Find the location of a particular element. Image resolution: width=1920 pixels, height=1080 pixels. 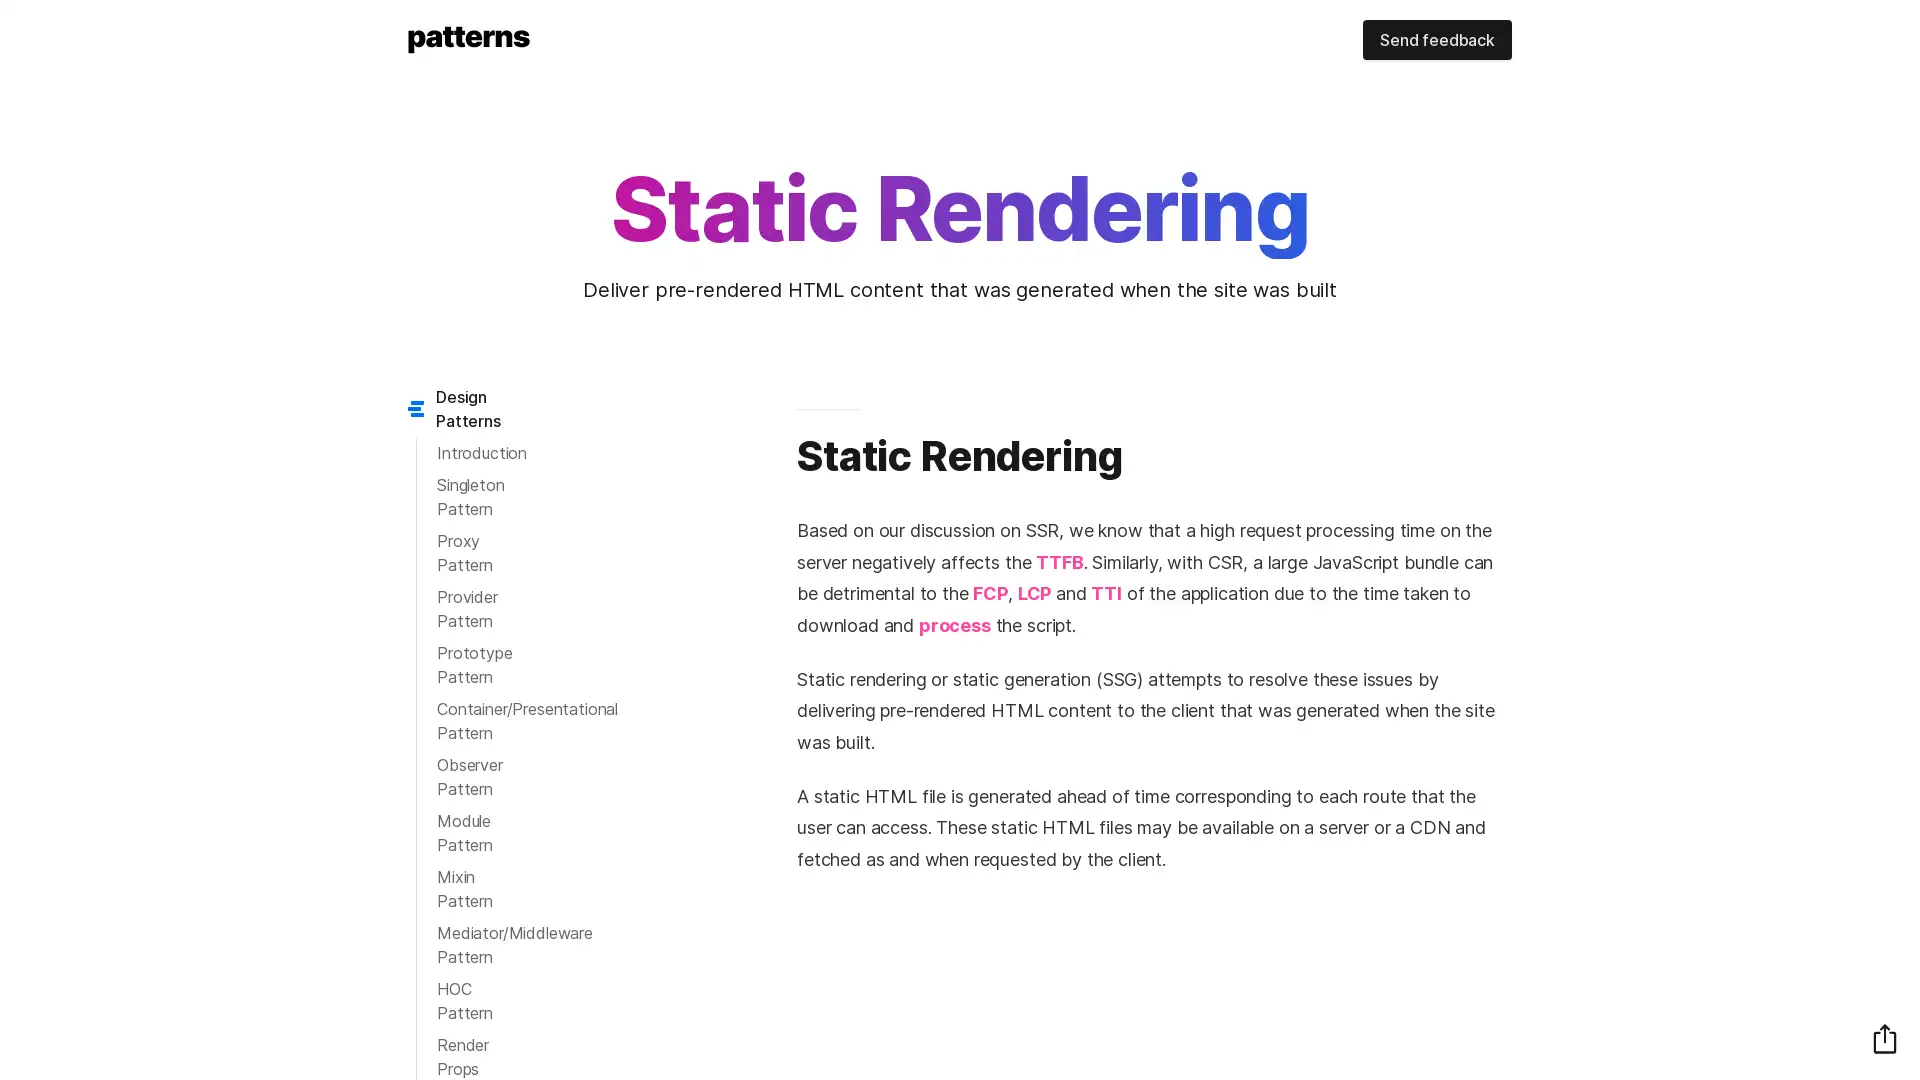

Share is located at coordinates (1884, 1037).